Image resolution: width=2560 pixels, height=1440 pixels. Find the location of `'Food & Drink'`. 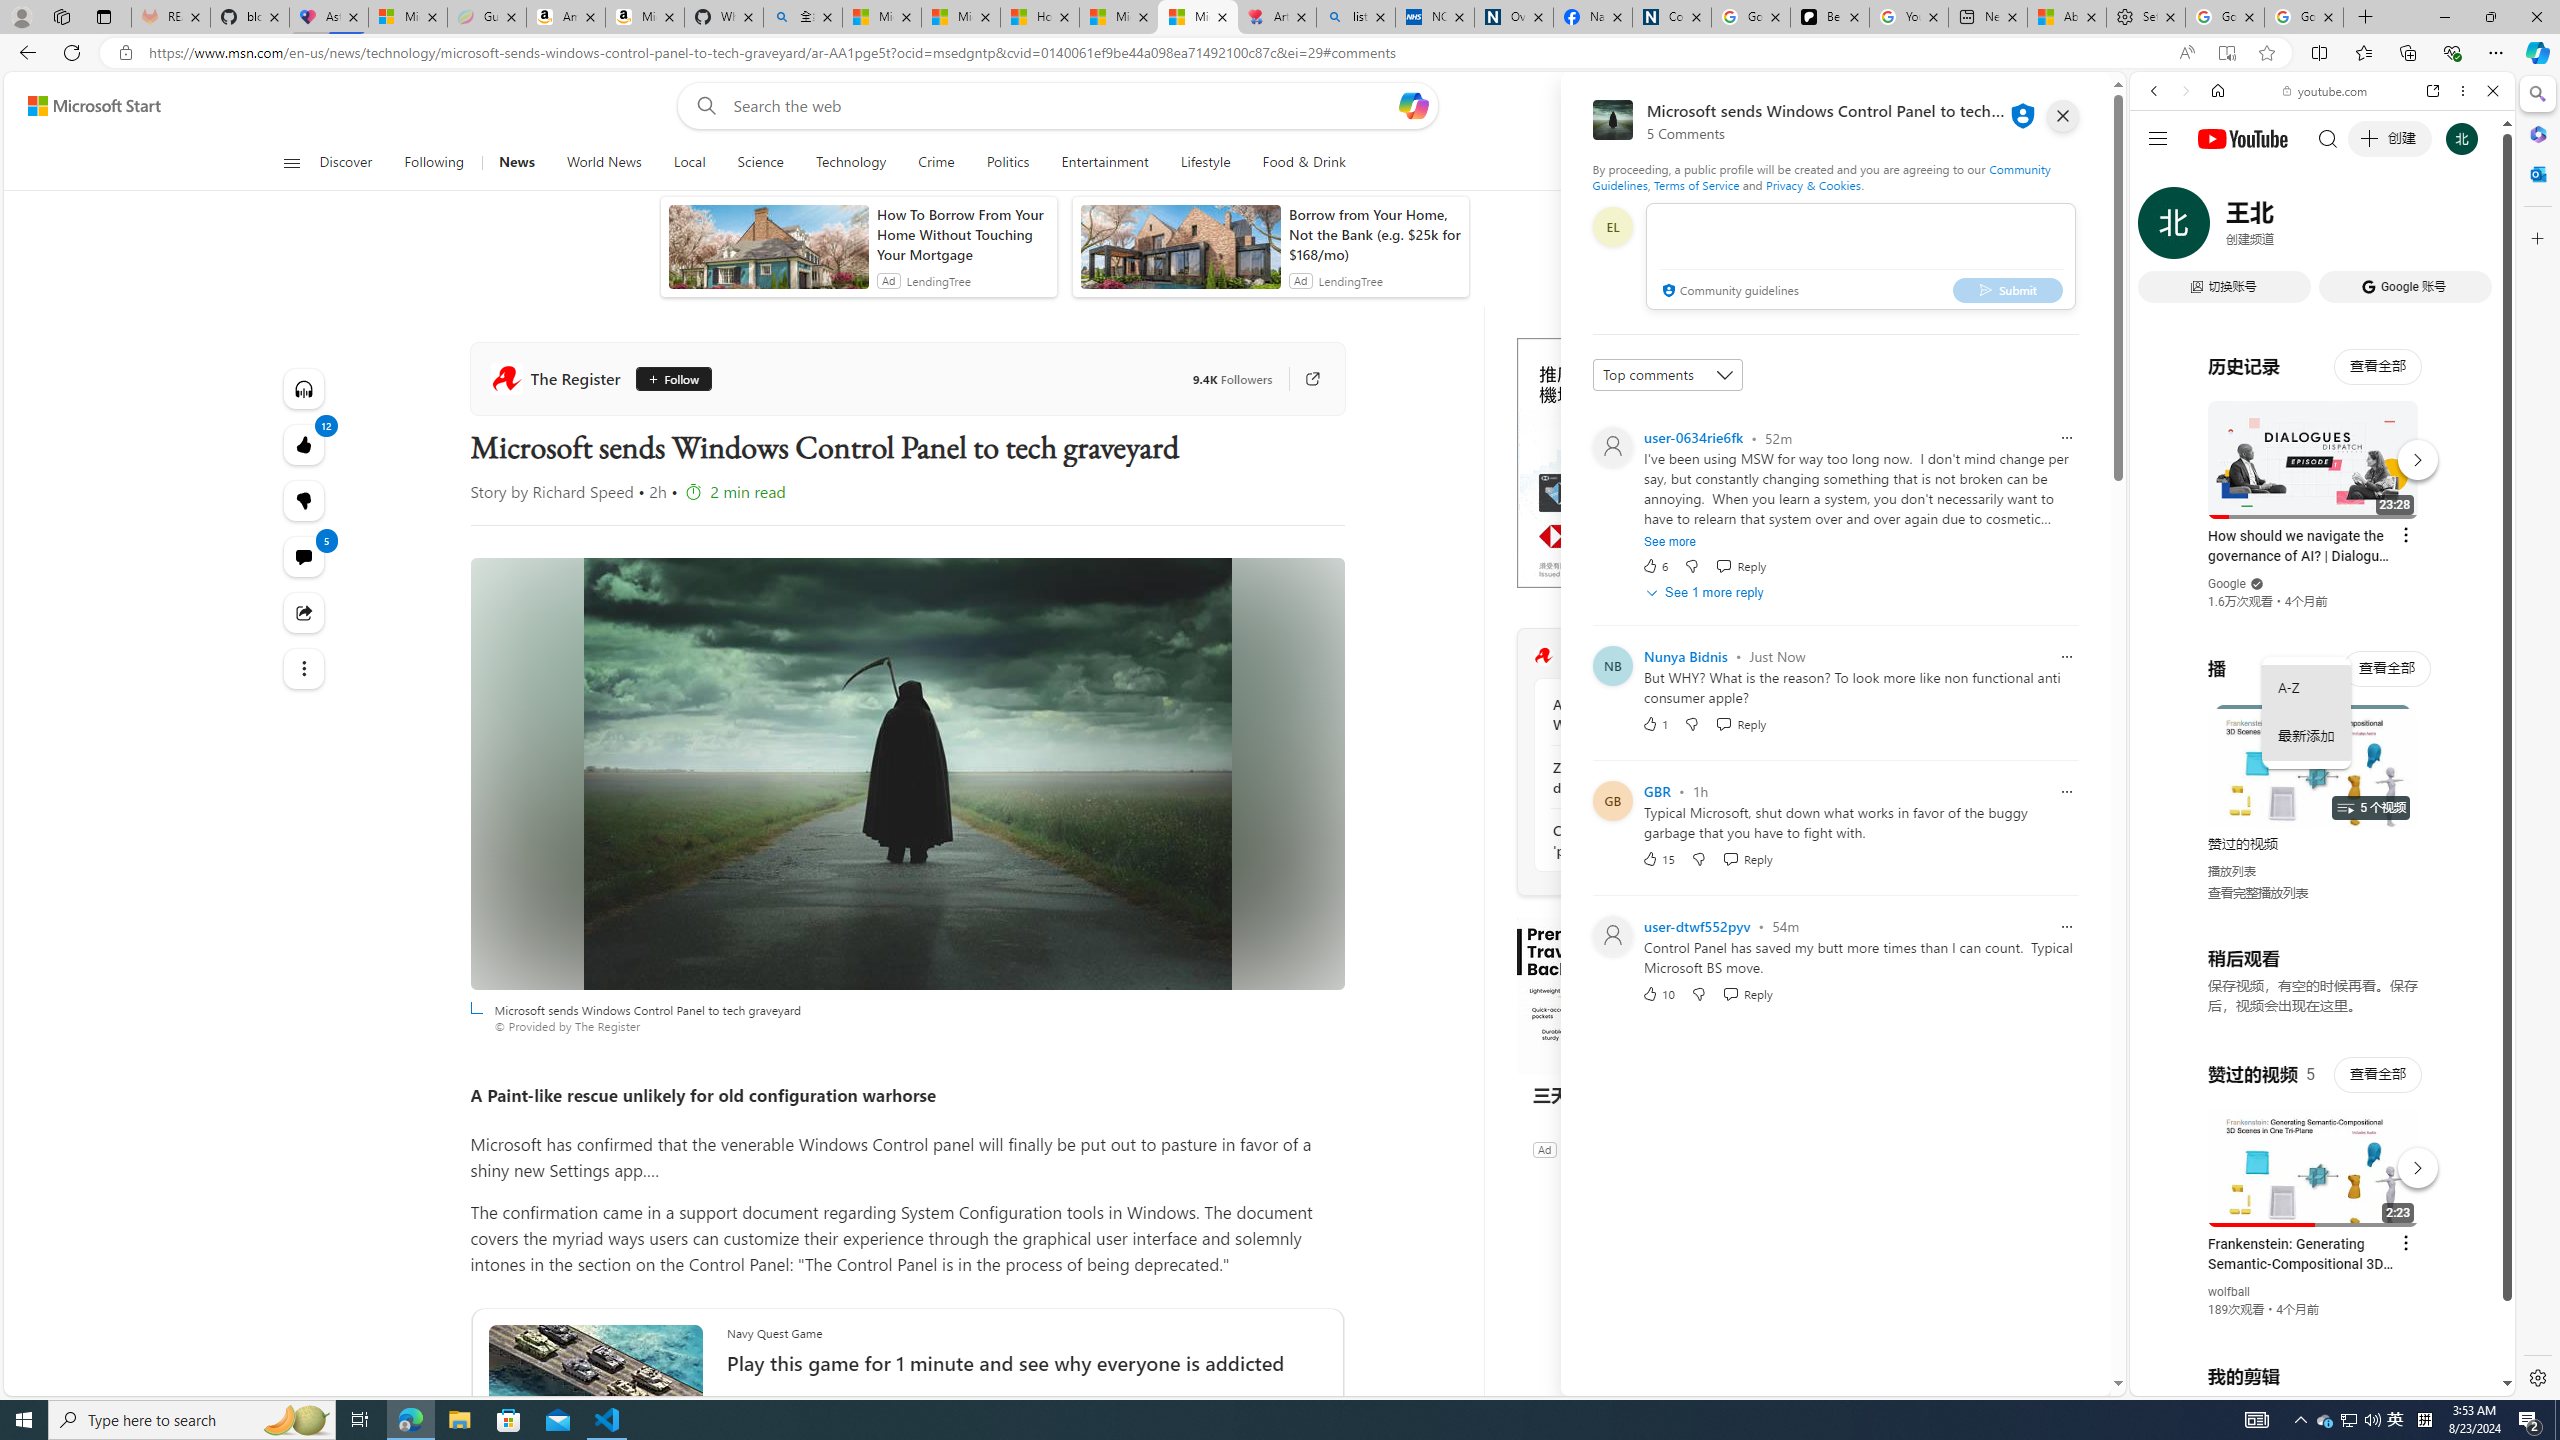

'Food & Drink' is located at coordinates (1304, 162).